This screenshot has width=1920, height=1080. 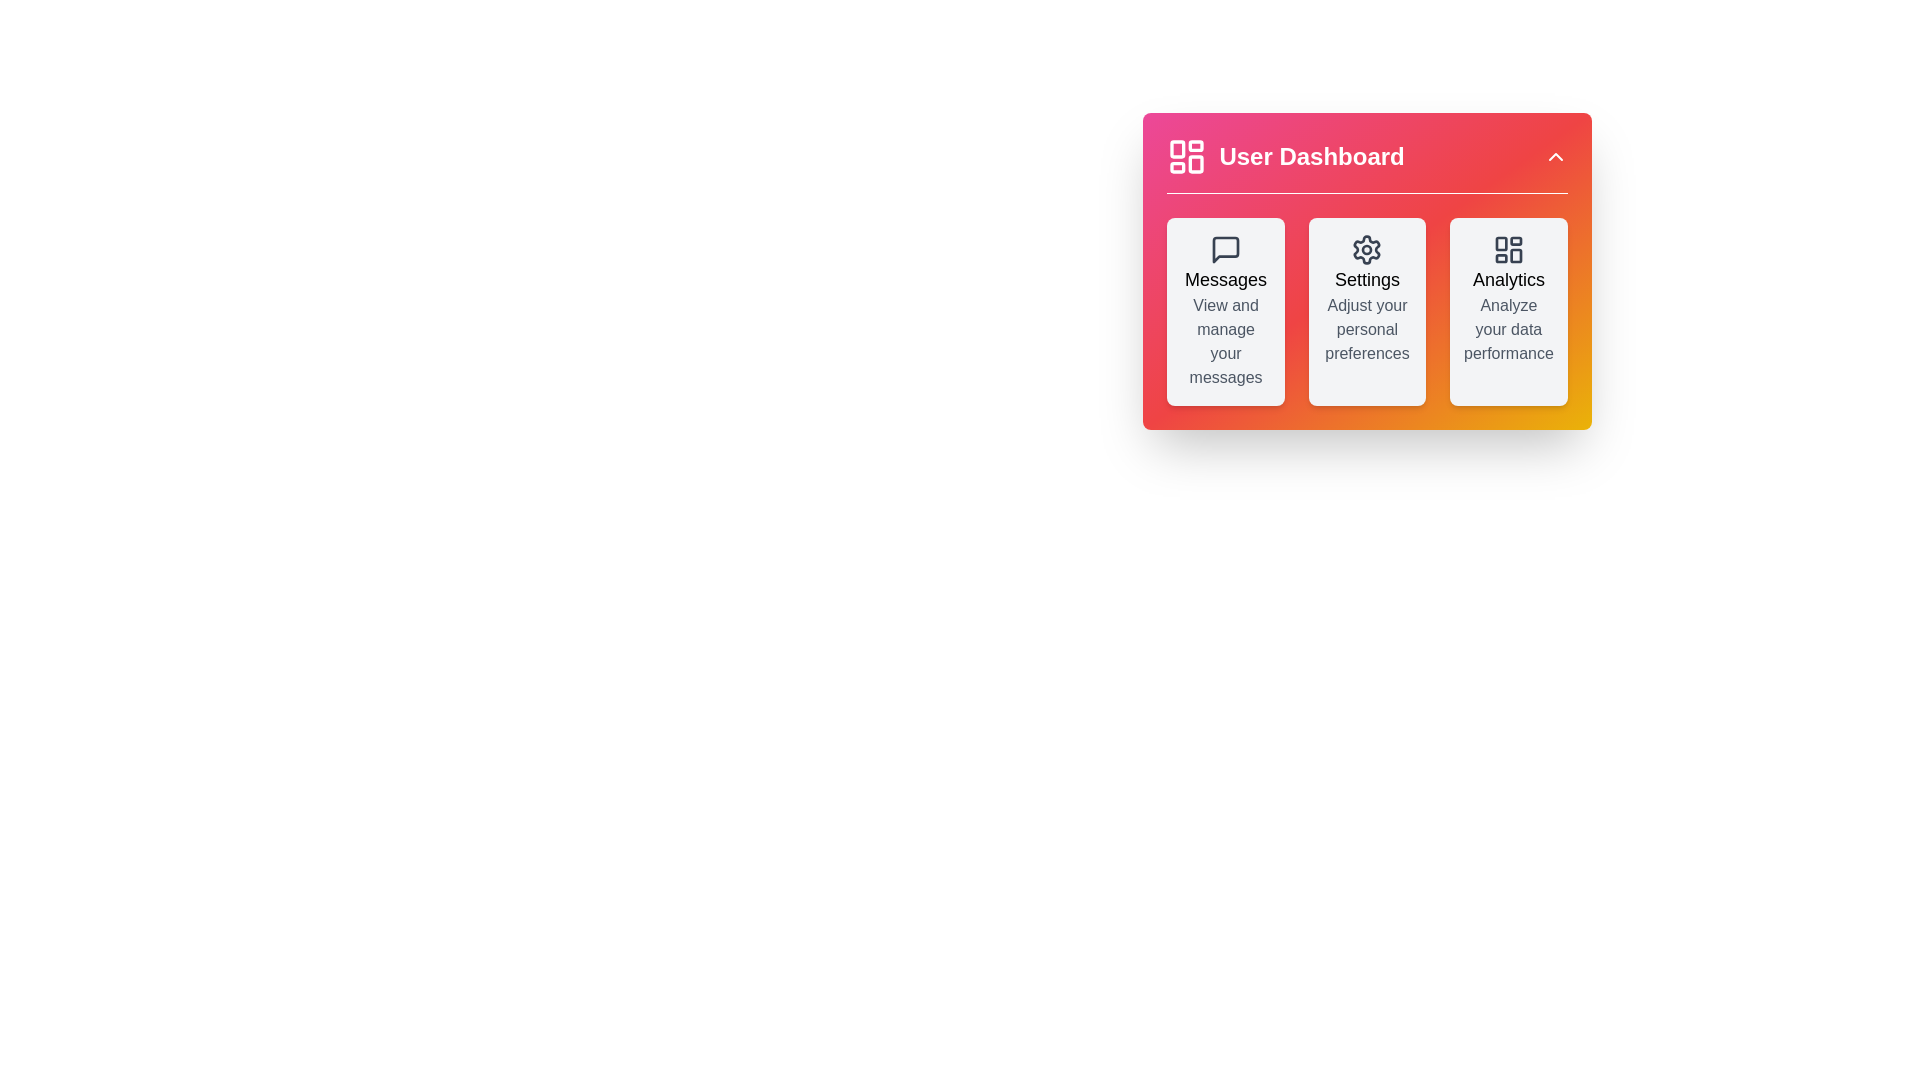 I want to click on the decorative icon representing the 'User Dashboard' section located at the top-left region of the dashboard interface, so click(x=1187, y=156).